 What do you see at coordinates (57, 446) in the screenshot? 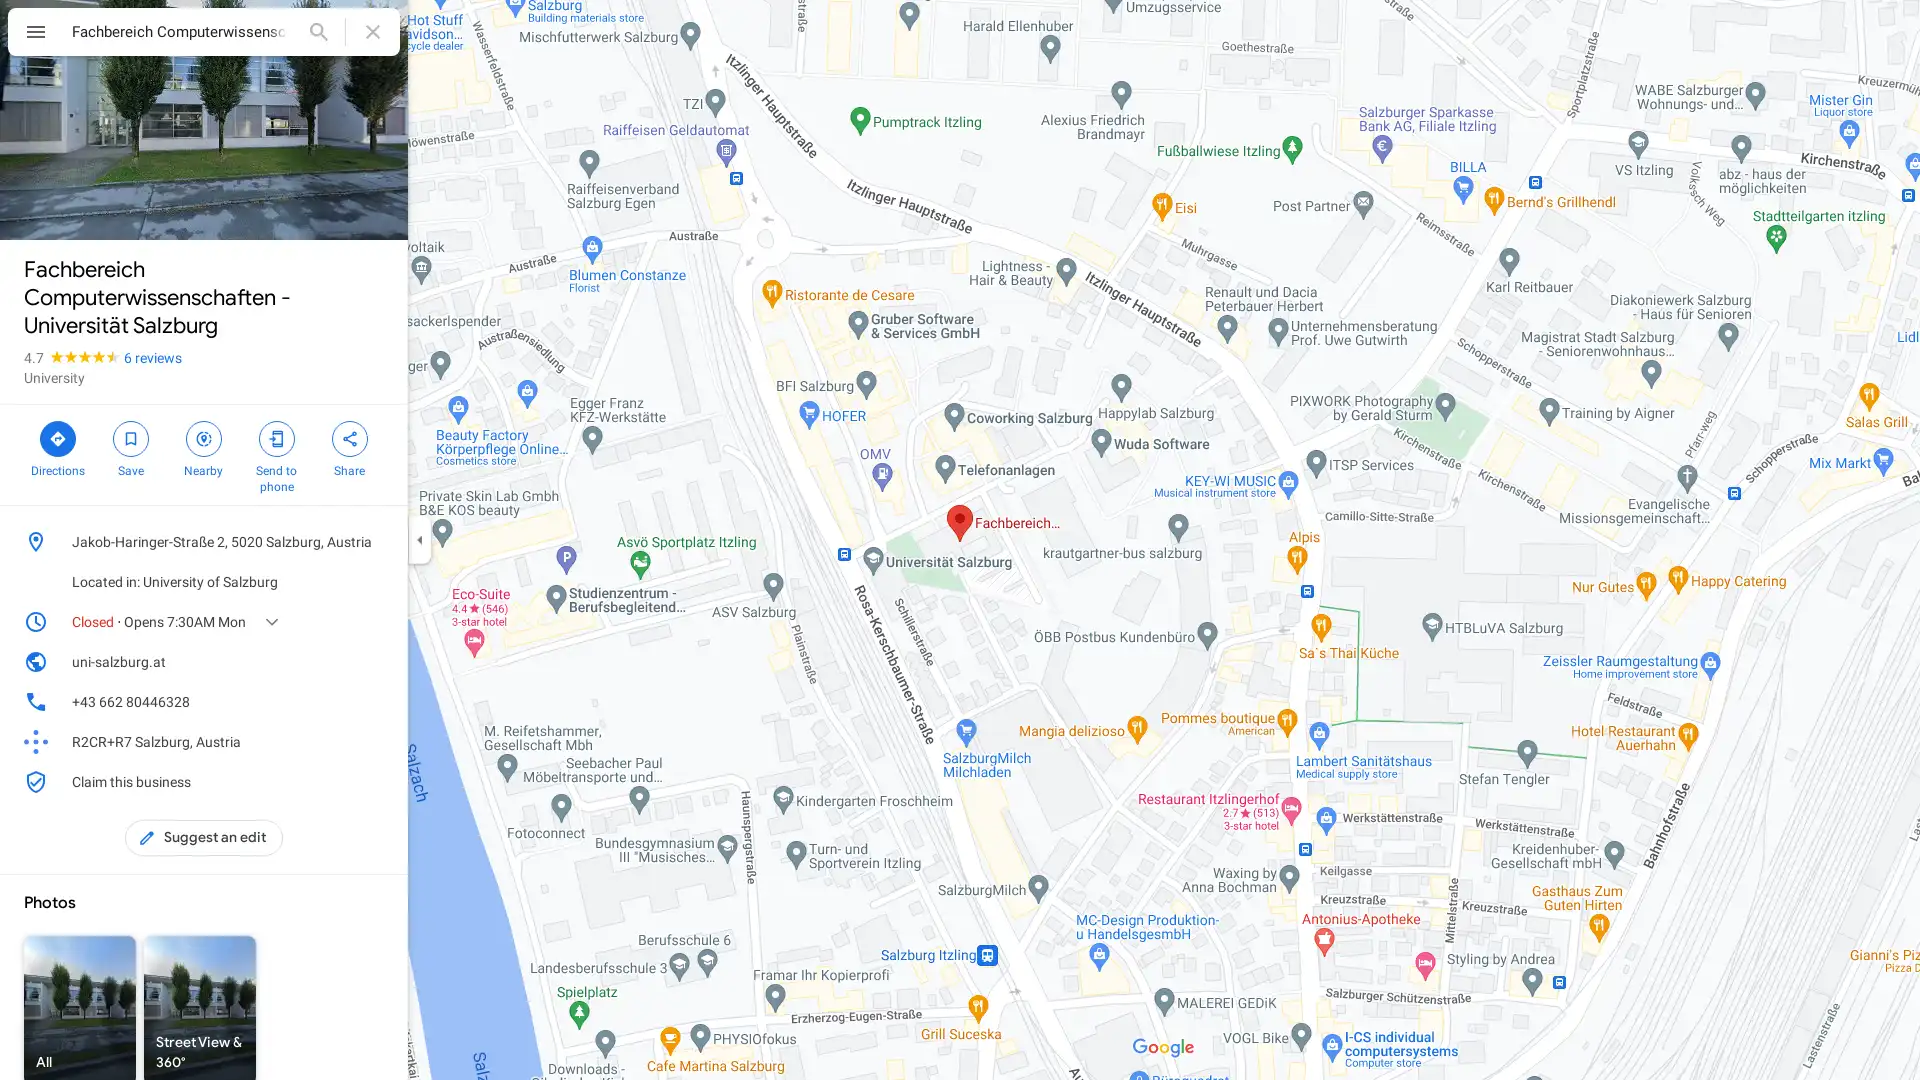
I see `Directions to Fachbereich Computerwissenschaften - Universitat Salzburg` at bounding box center [57, 446].